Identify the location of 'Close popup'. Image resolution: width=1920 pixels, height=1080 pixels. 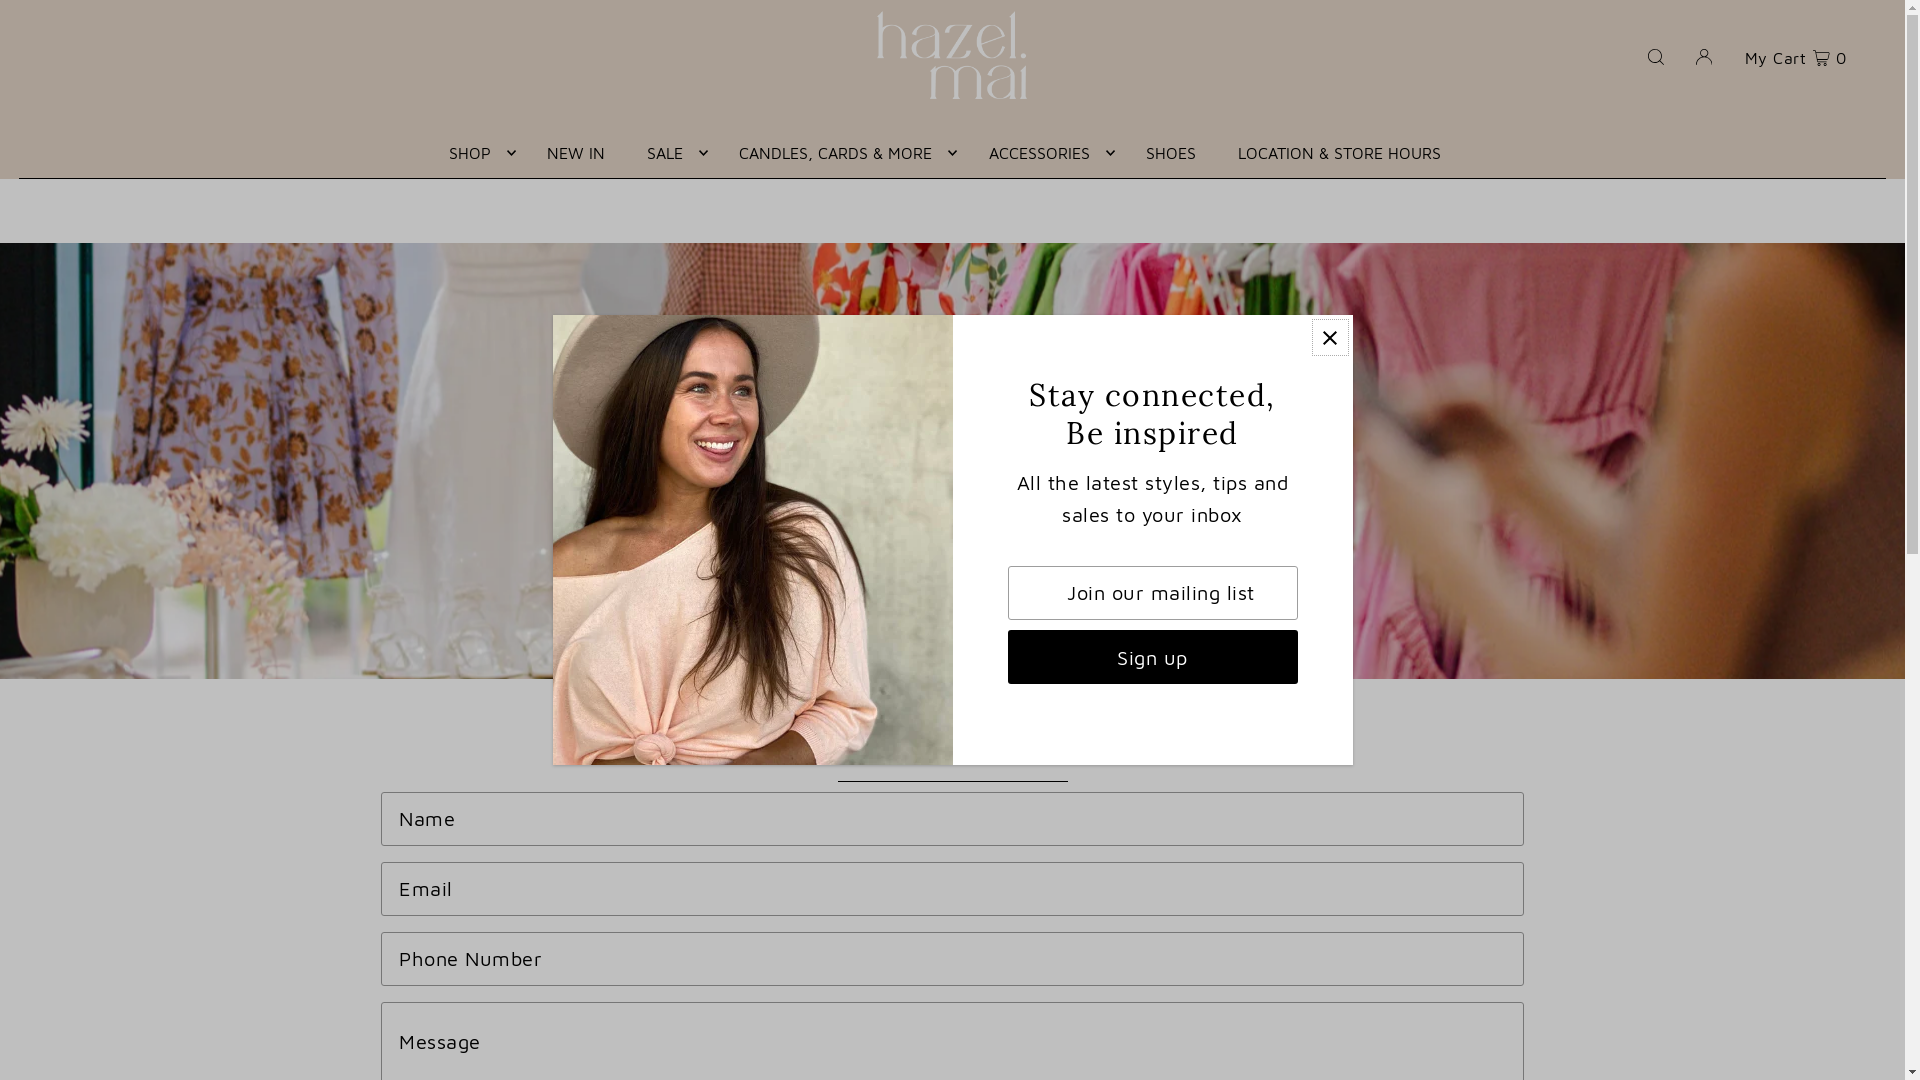
(1329, 336).